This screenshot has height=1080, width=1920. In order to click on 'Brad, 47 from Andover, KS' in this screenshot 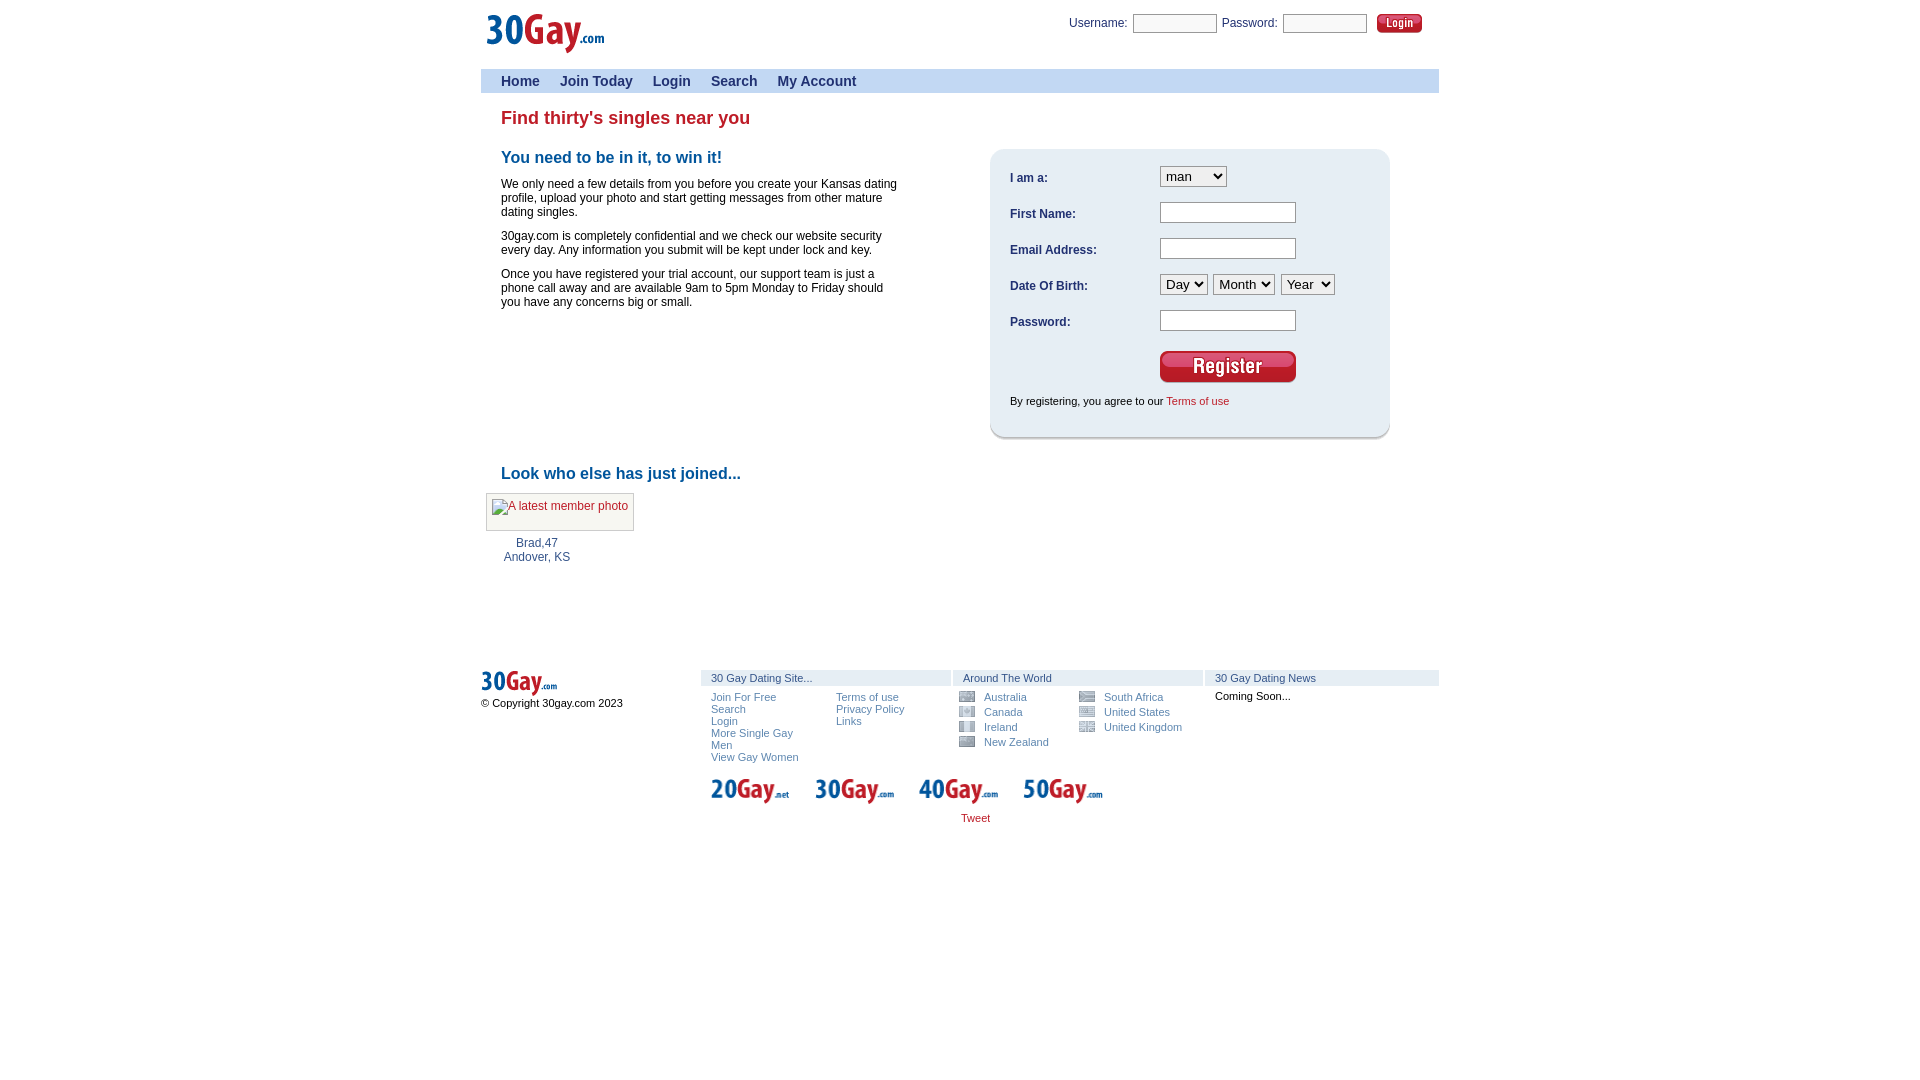, I will do `click(560, 511)`.